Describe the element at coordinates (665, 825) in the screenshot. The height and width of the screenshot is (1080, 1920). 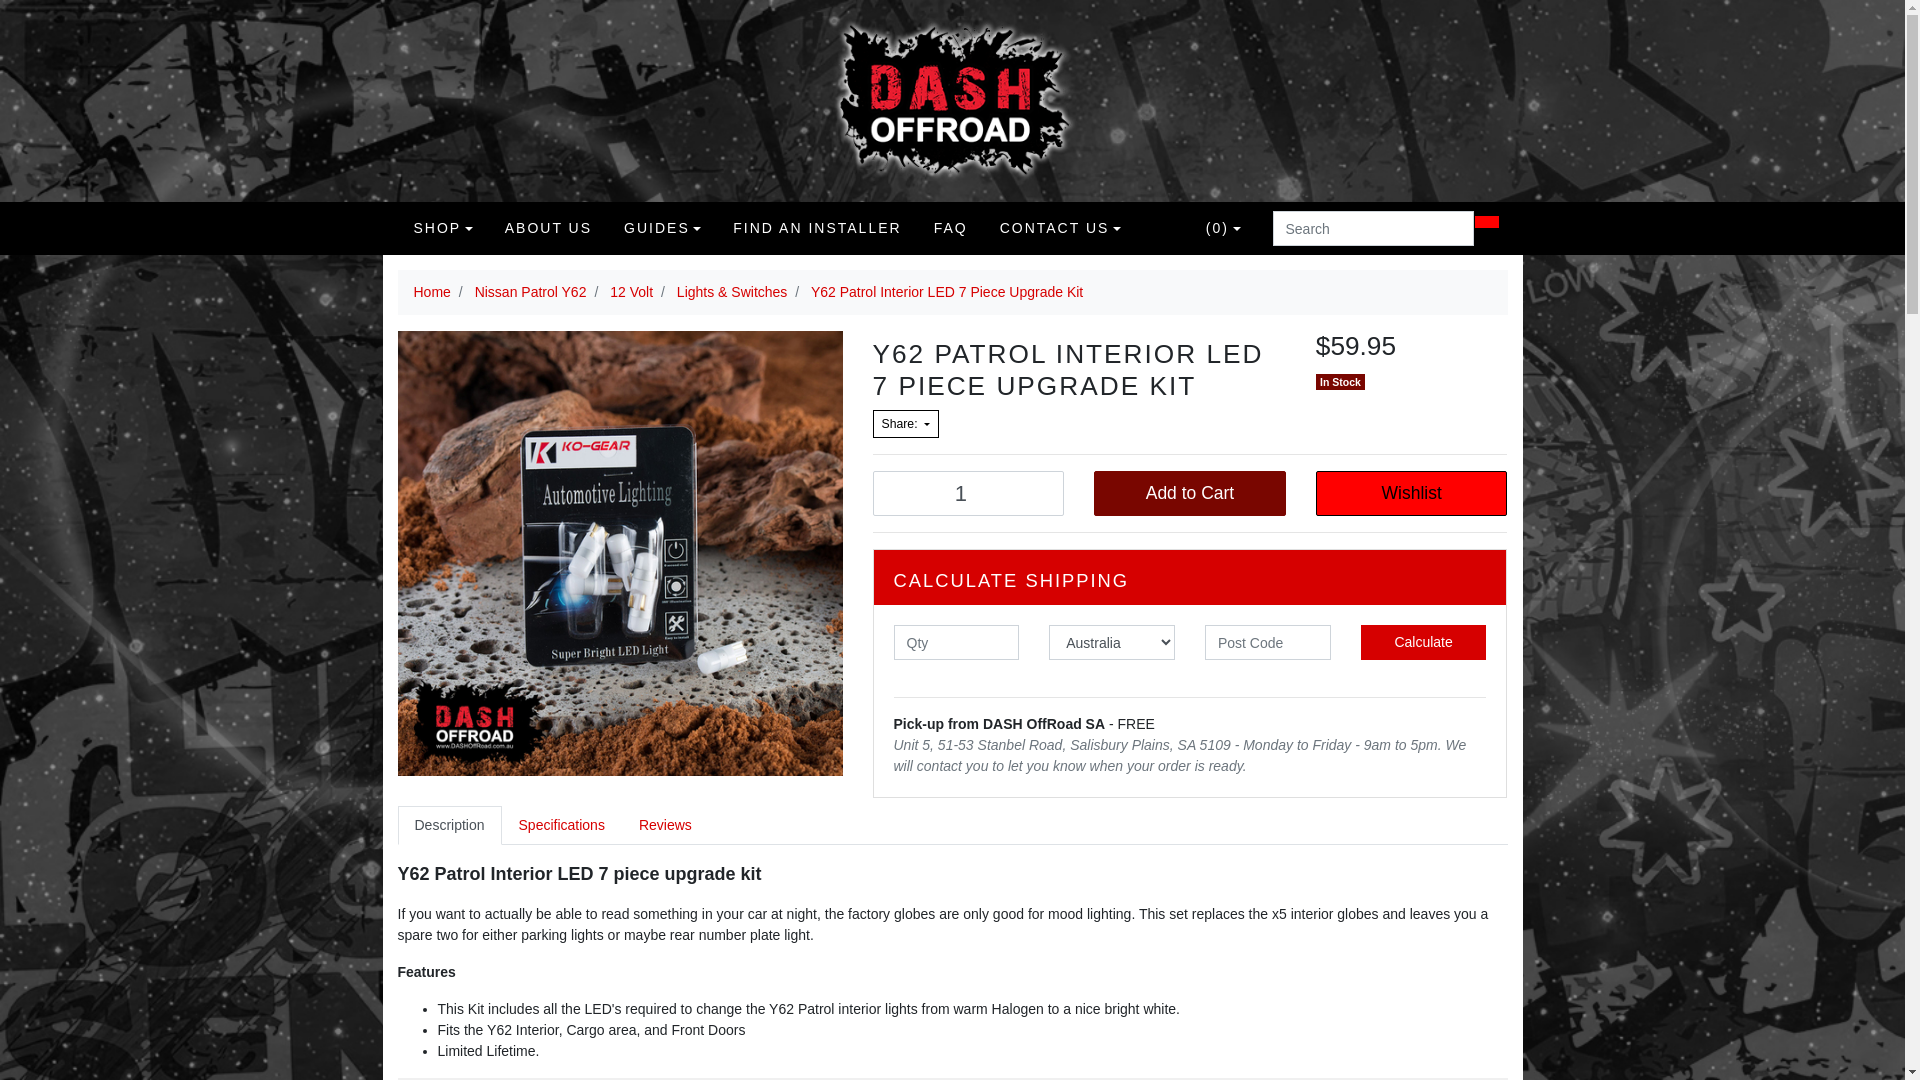
I see `'Reviews'` at that location.